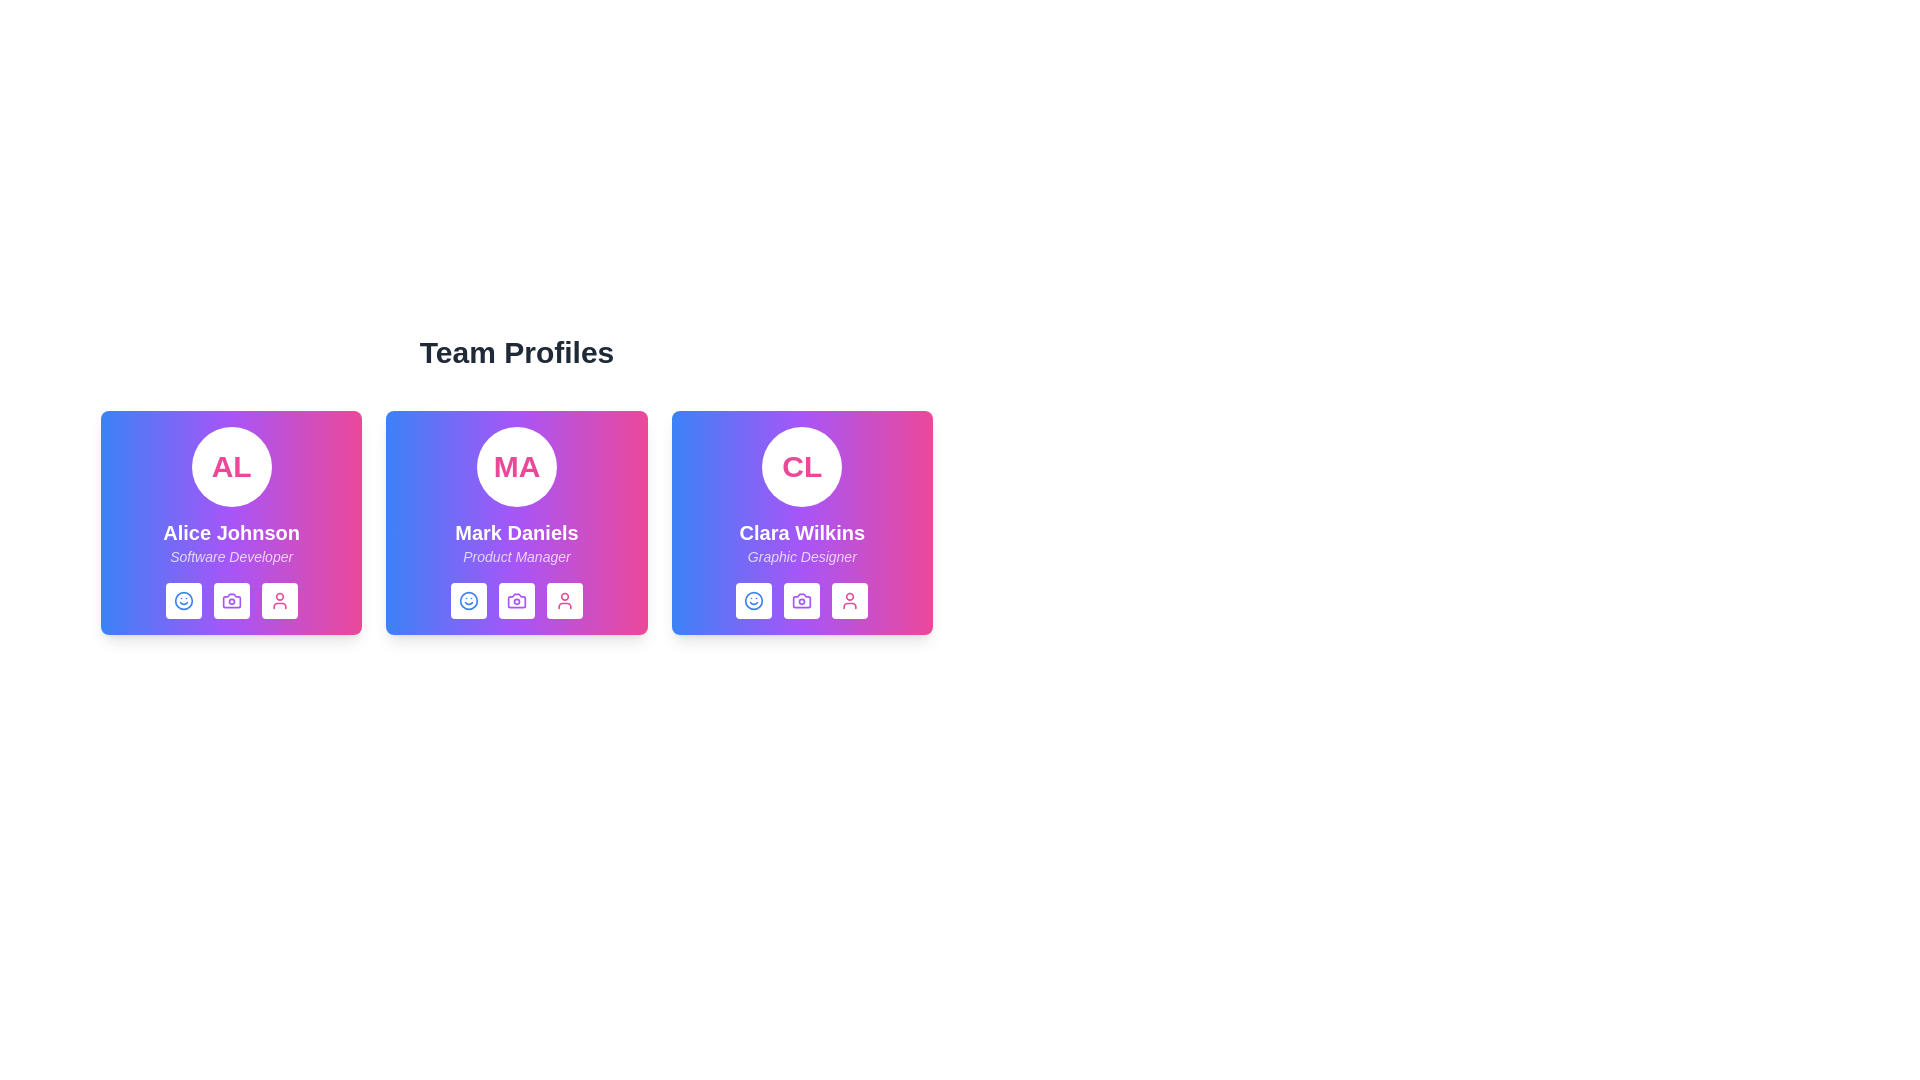  Describe the element at coordinates (802, 600) in the screenshot. I see `the camera icon button located in the profile card of 'Clara Wilkins'` at that location.